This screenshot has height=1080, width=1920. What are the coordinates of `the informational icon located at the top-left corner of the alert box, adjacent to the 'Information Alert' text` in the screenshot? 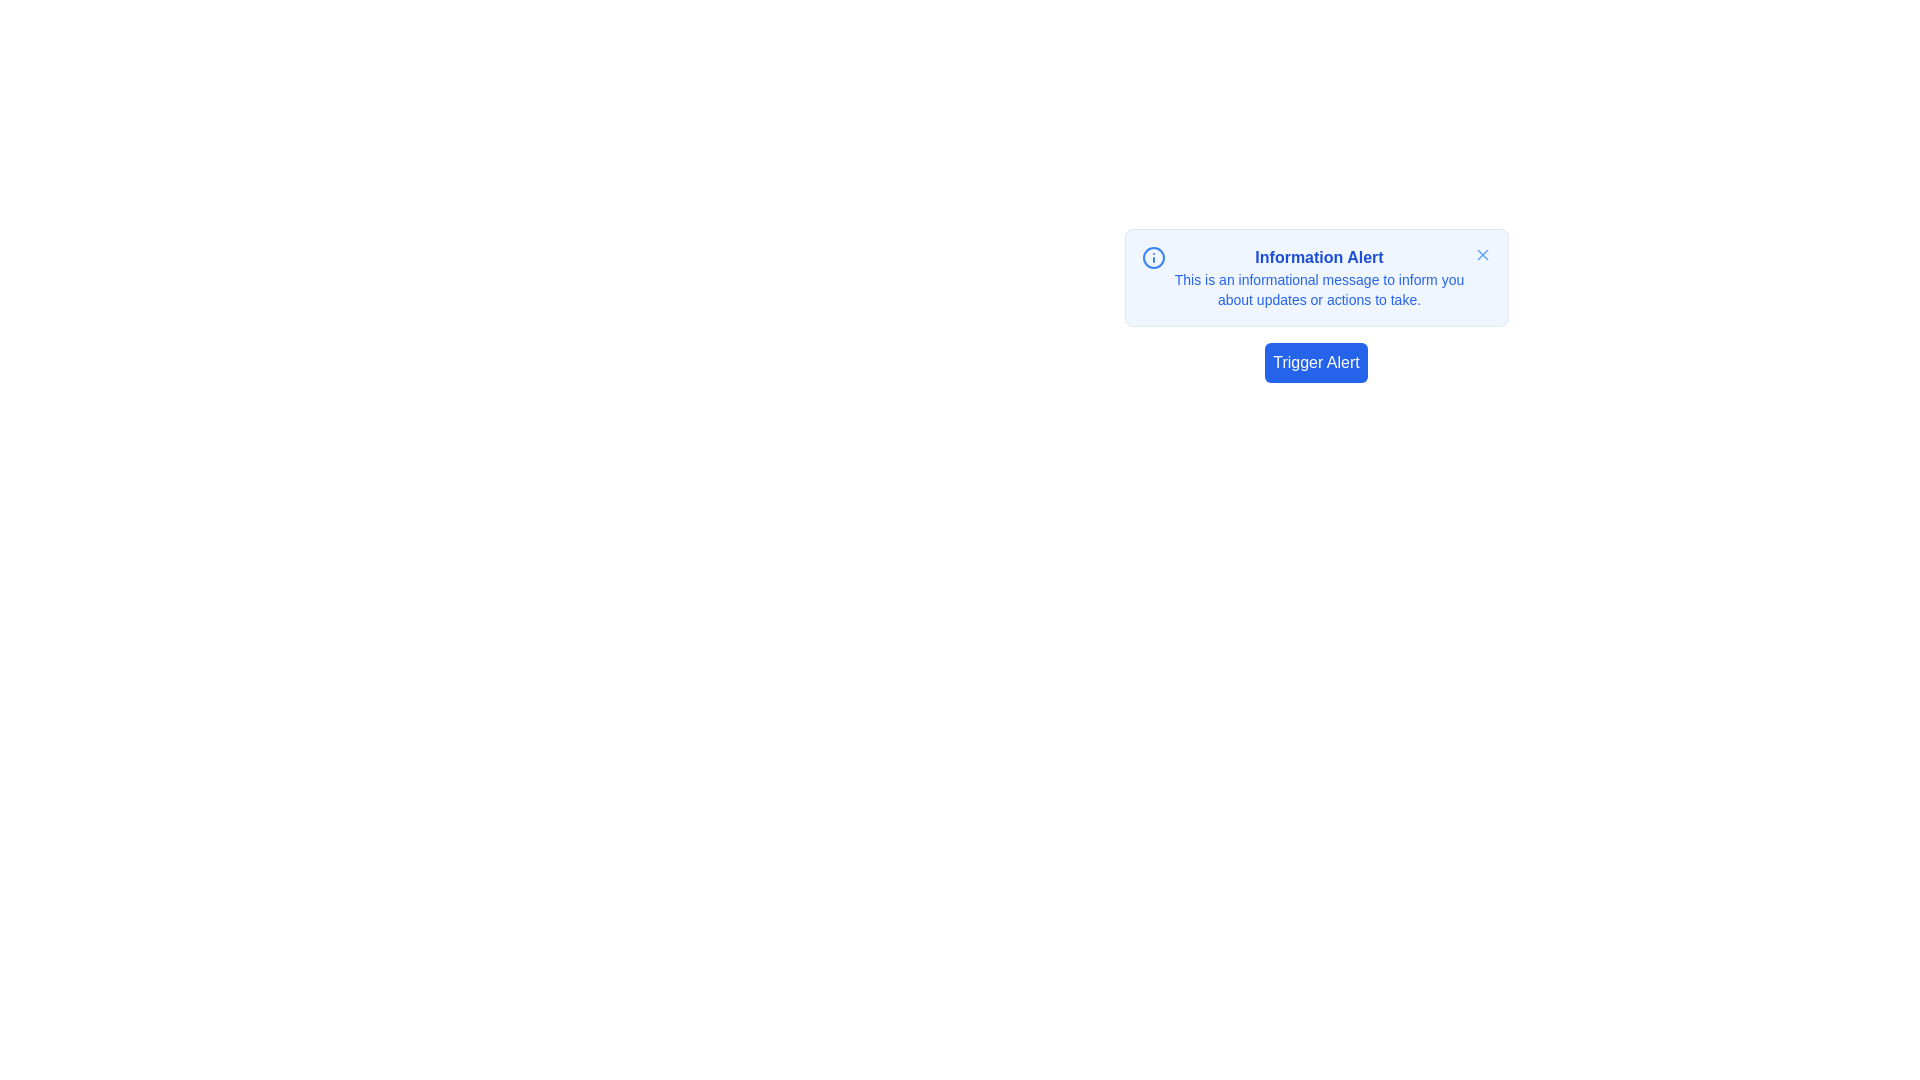 It's located at (1153, 257).